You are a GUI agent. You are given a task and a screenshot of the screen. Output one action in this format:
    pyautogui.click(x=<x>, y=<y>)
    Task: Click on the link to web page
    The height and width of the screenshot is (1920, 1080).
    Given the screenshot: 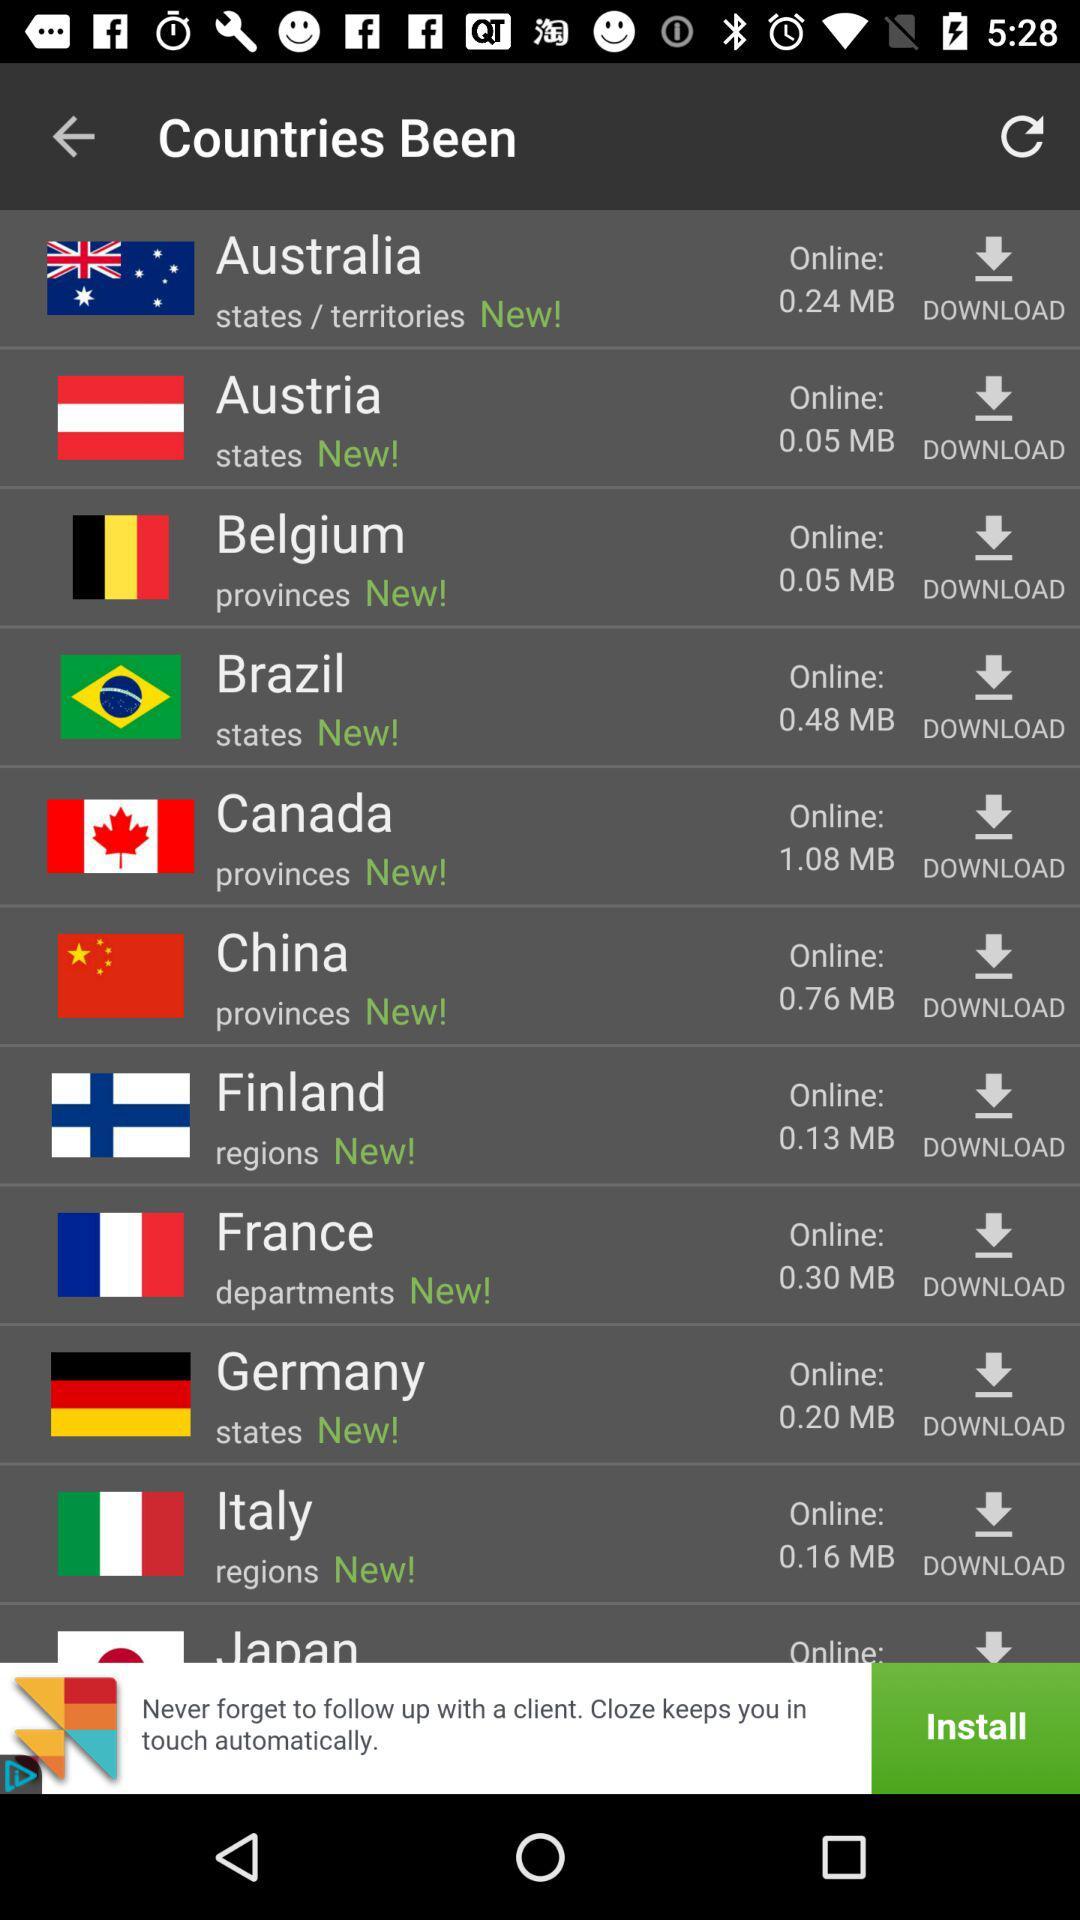 What is the action you would take?
    pyautogui.click(x=540, y=1727)
    